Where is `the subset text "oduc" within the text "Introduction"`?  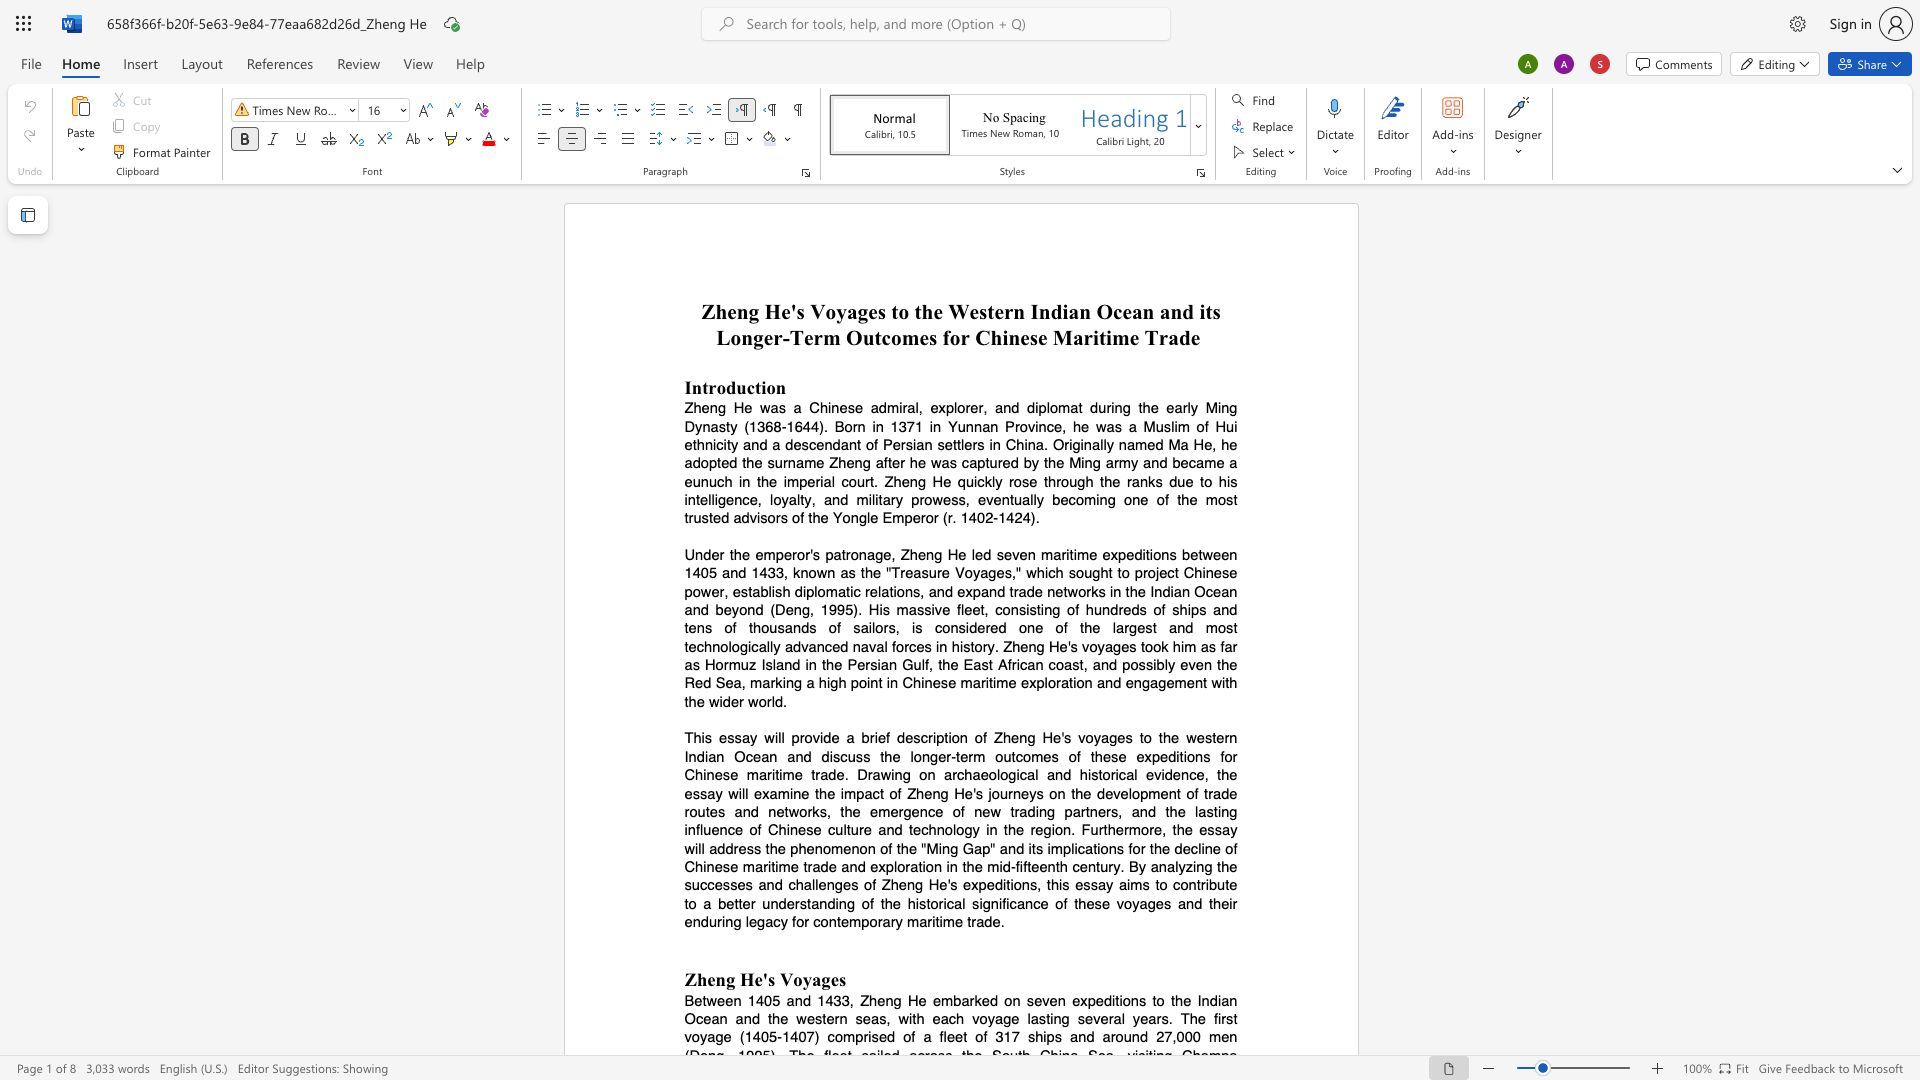 the subset text "oduc" within the text "Introduction" is located at coordinates (716, 387).